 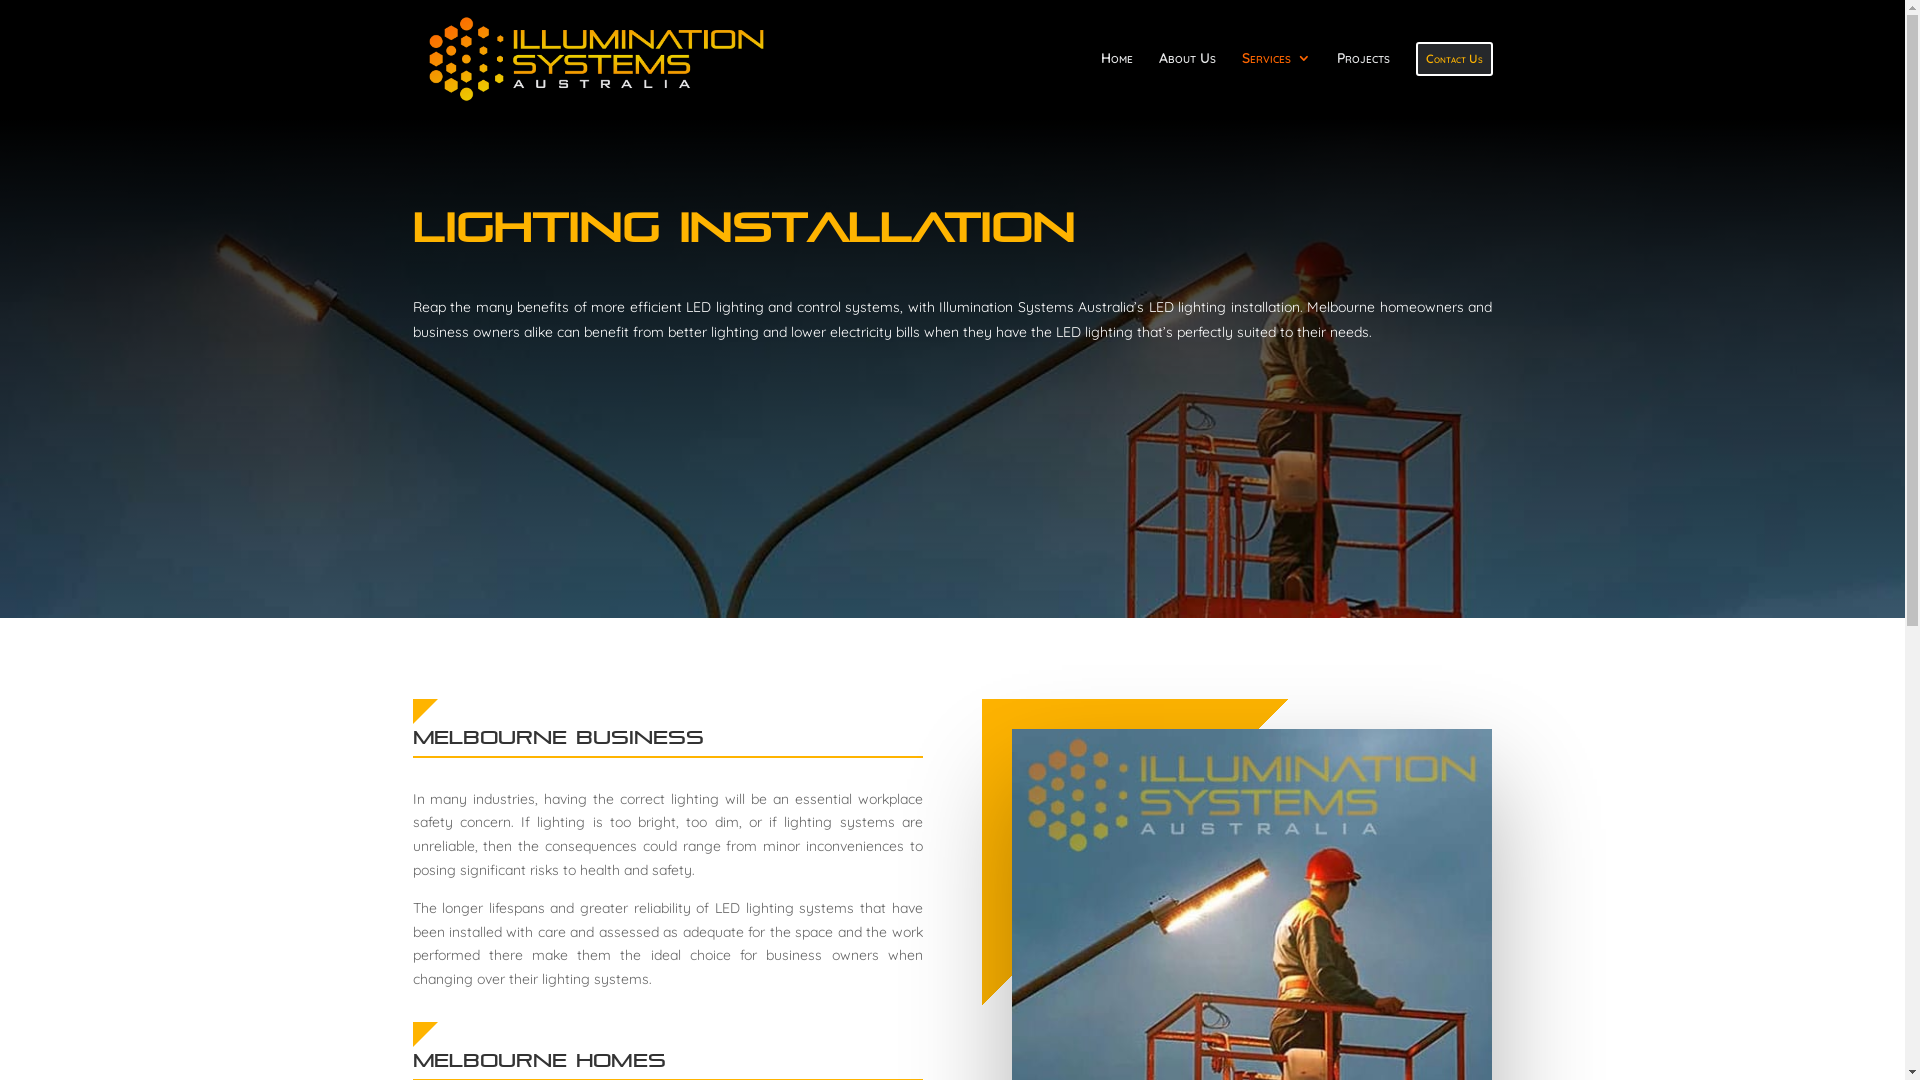 I want to click on 'About Us', so click(x=1186, y=82).